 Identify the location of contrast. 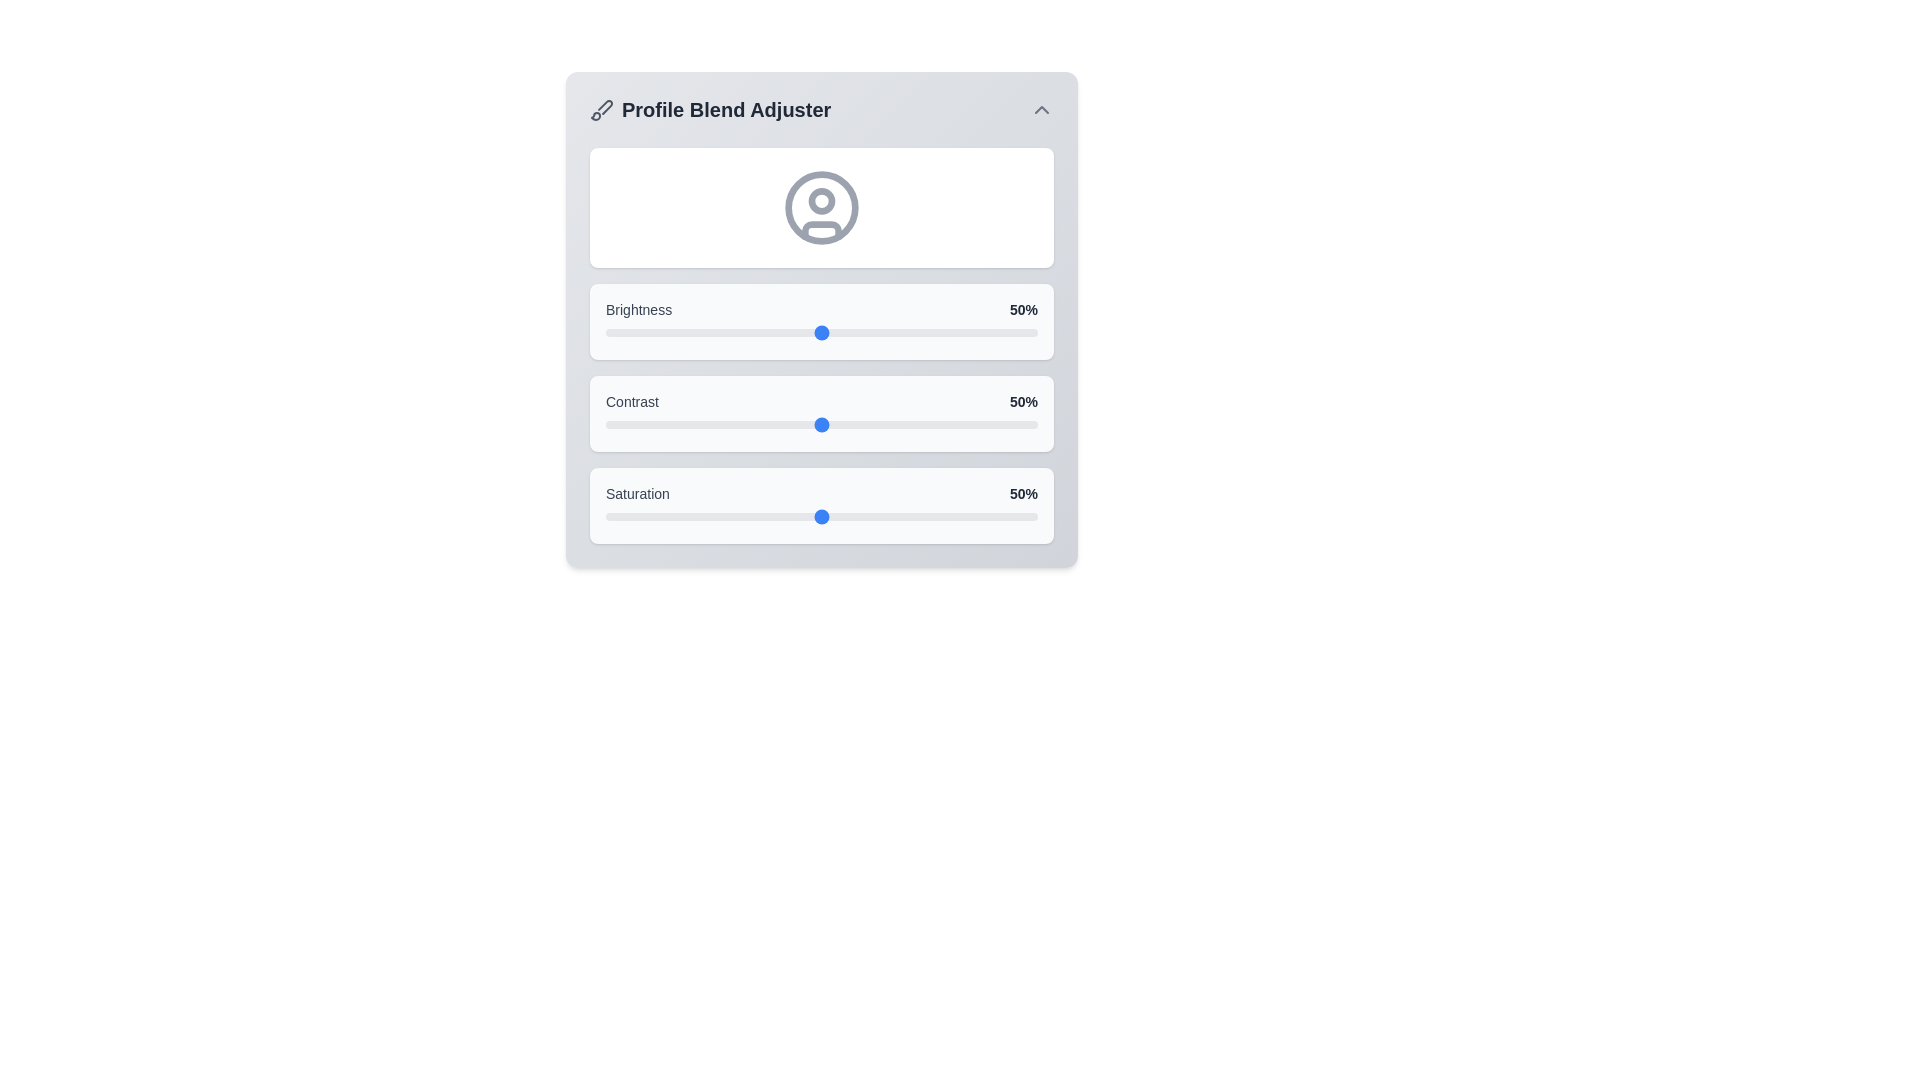
(821, 423).